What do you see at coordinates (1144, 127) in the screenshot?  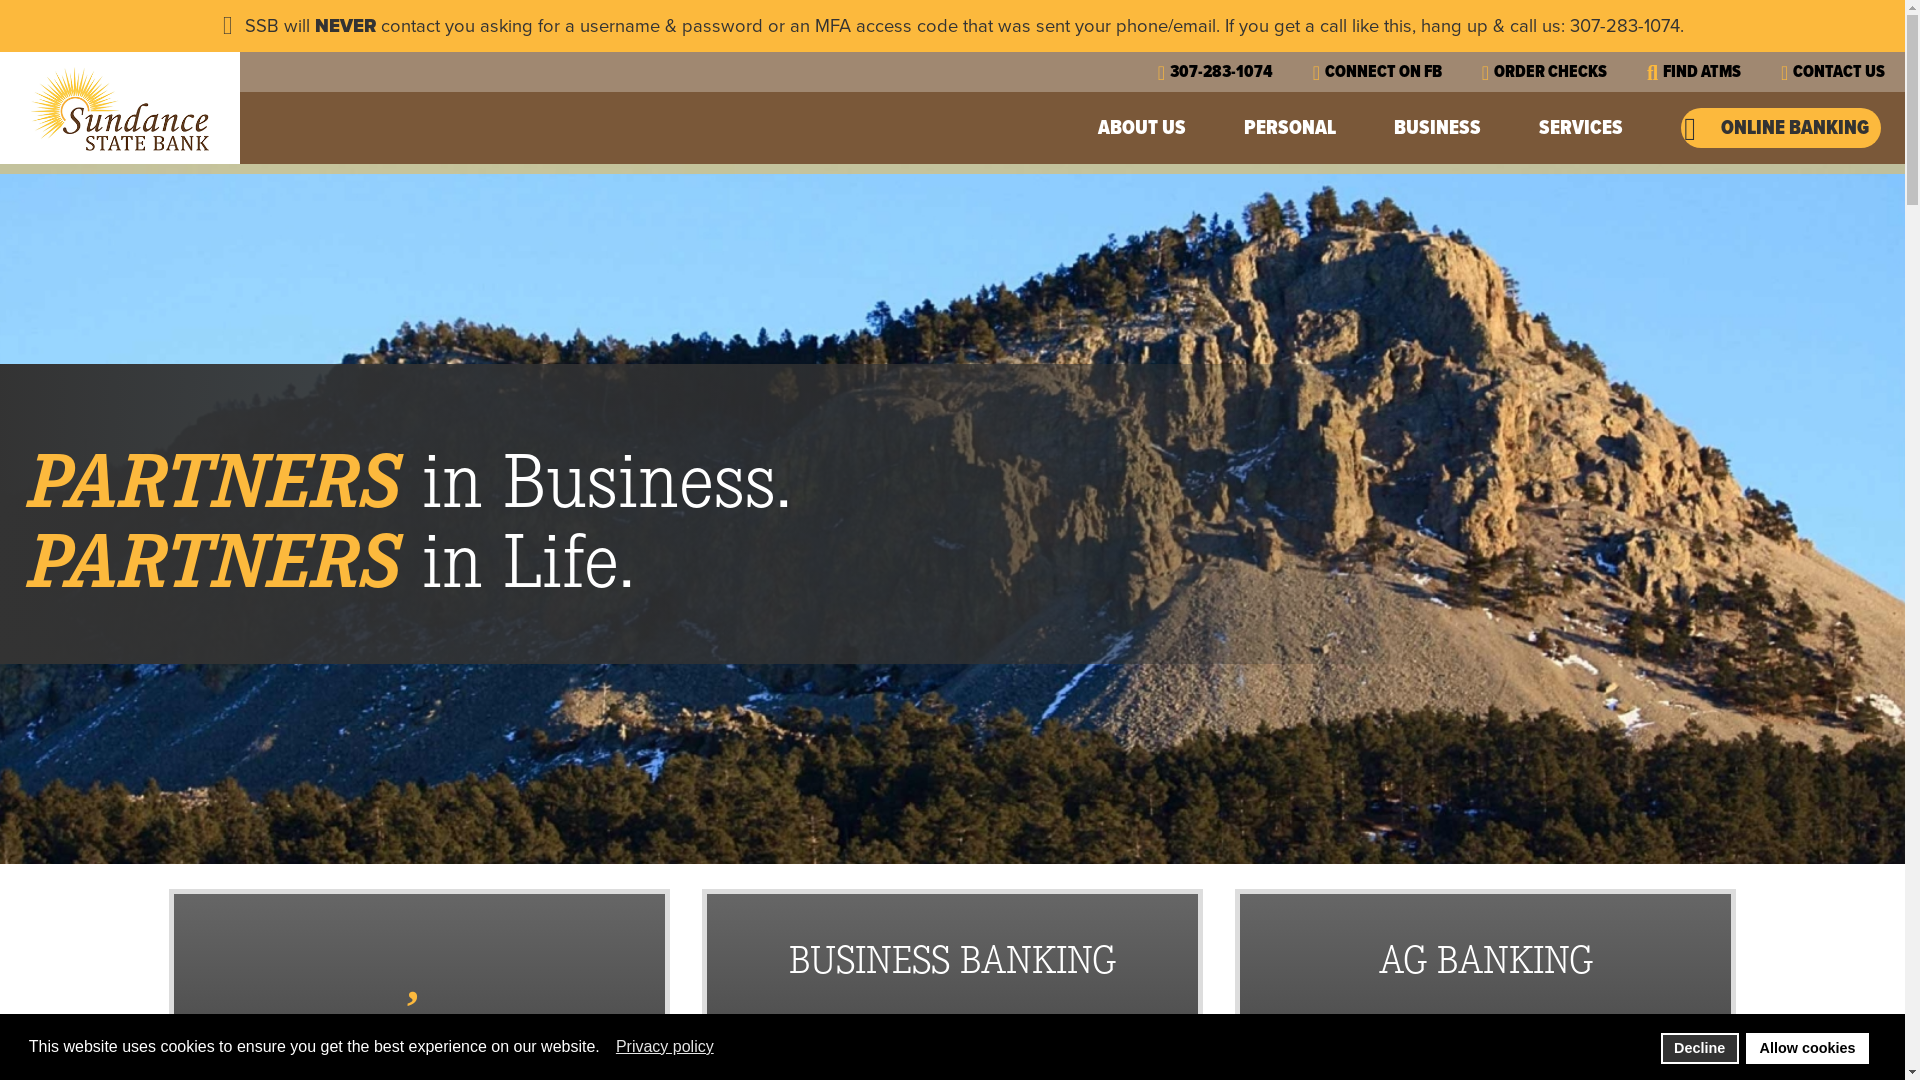 I see `'ABOUT US'` at bounding box center [1144, 127].